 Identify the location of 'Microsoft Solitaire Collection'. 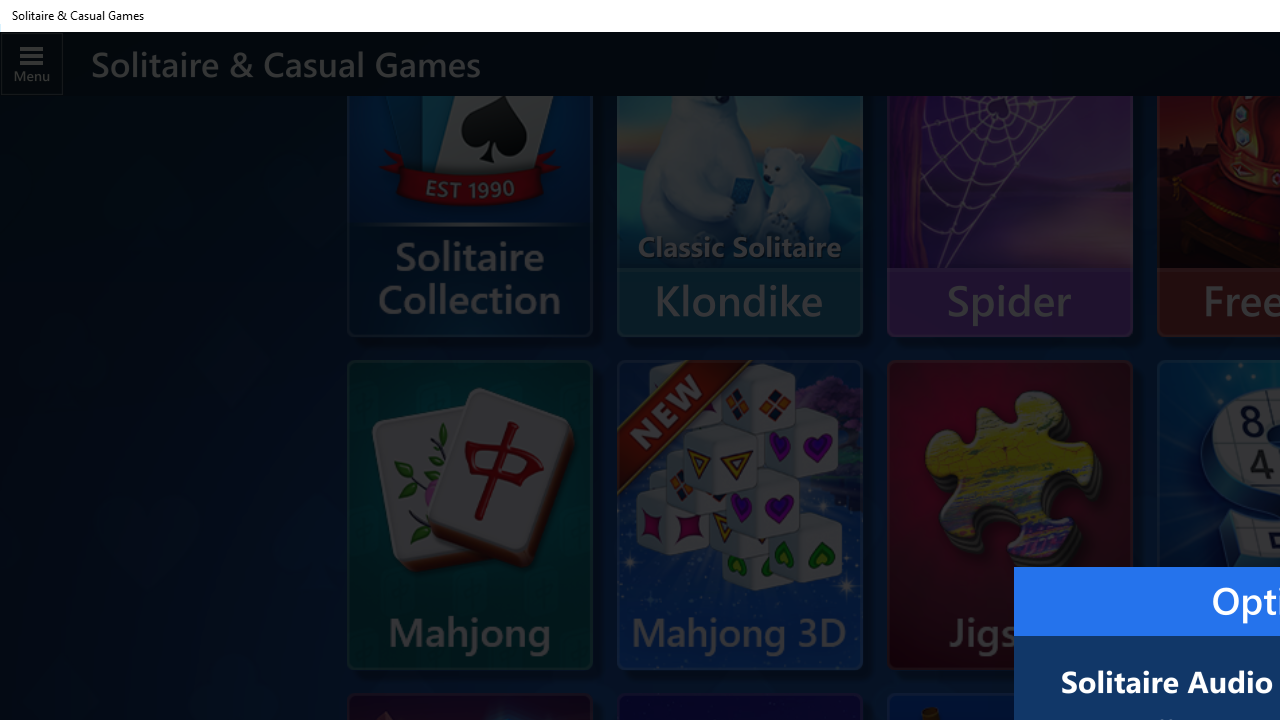
(468, 212).